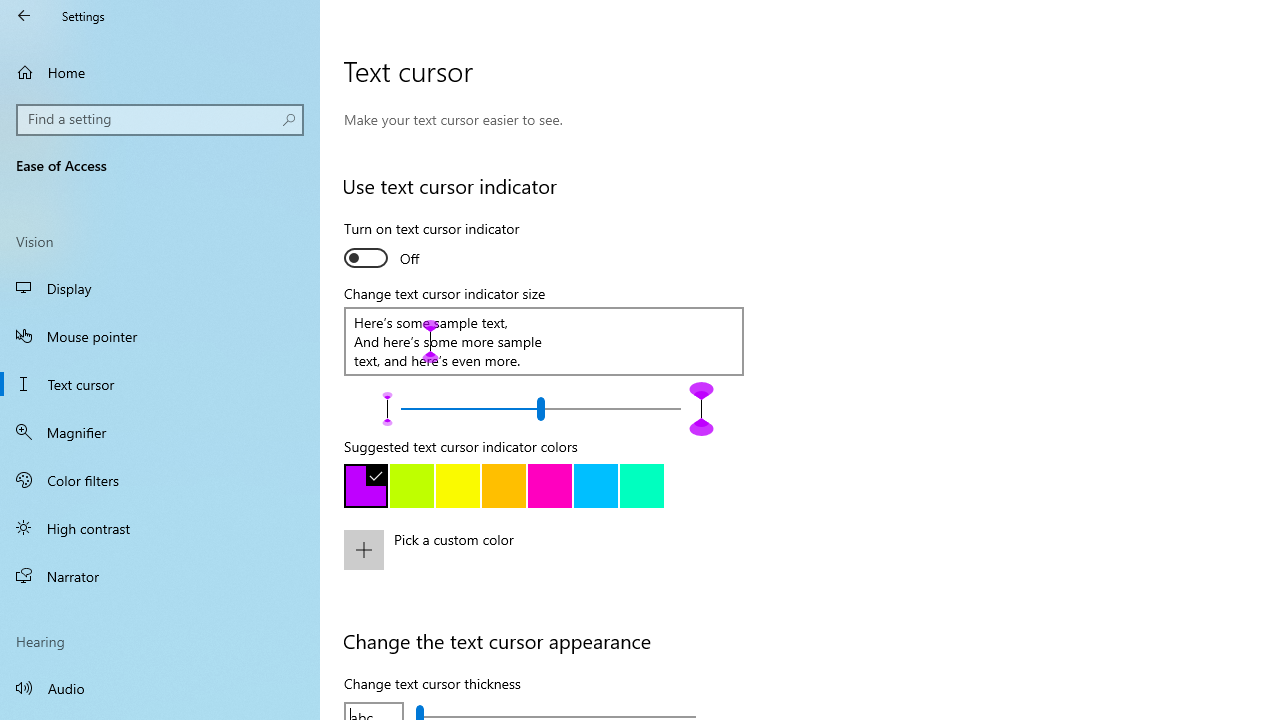  Describe the element at coordinates (594, 486) in the screenshot. I see `'Turquoise'` at that location.